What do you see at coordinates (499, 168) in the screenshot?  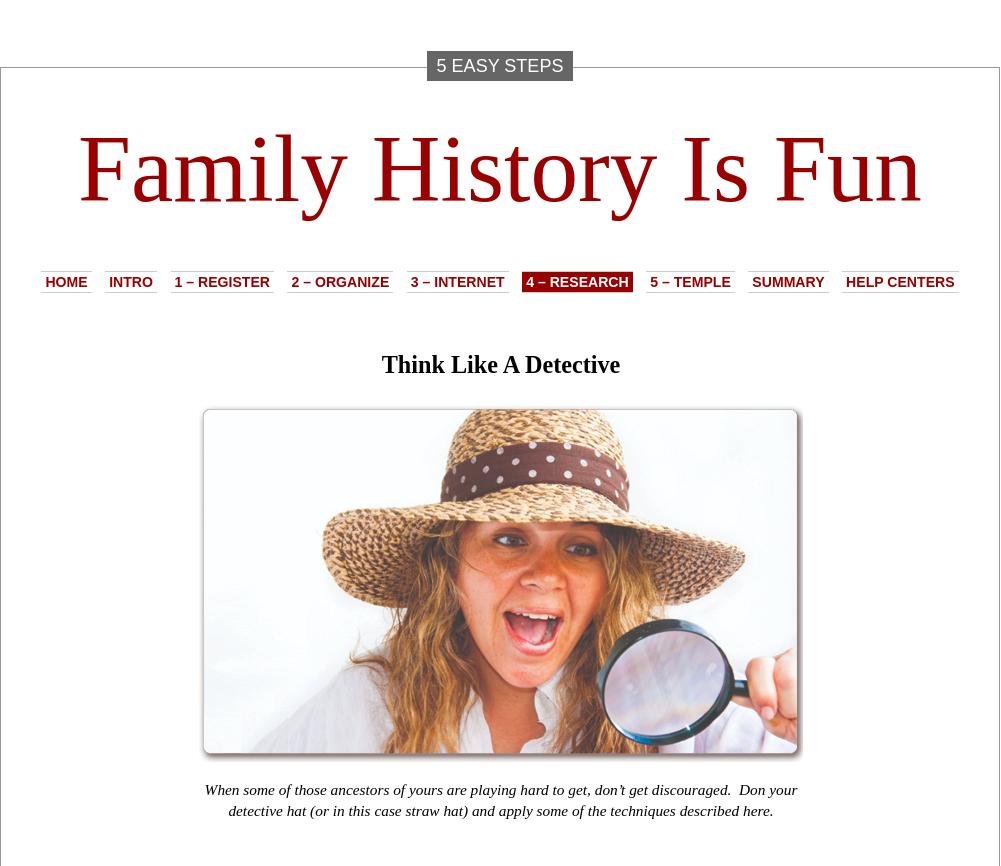 I see `'Family History Is Fun'` at bounding box center [499, 168].